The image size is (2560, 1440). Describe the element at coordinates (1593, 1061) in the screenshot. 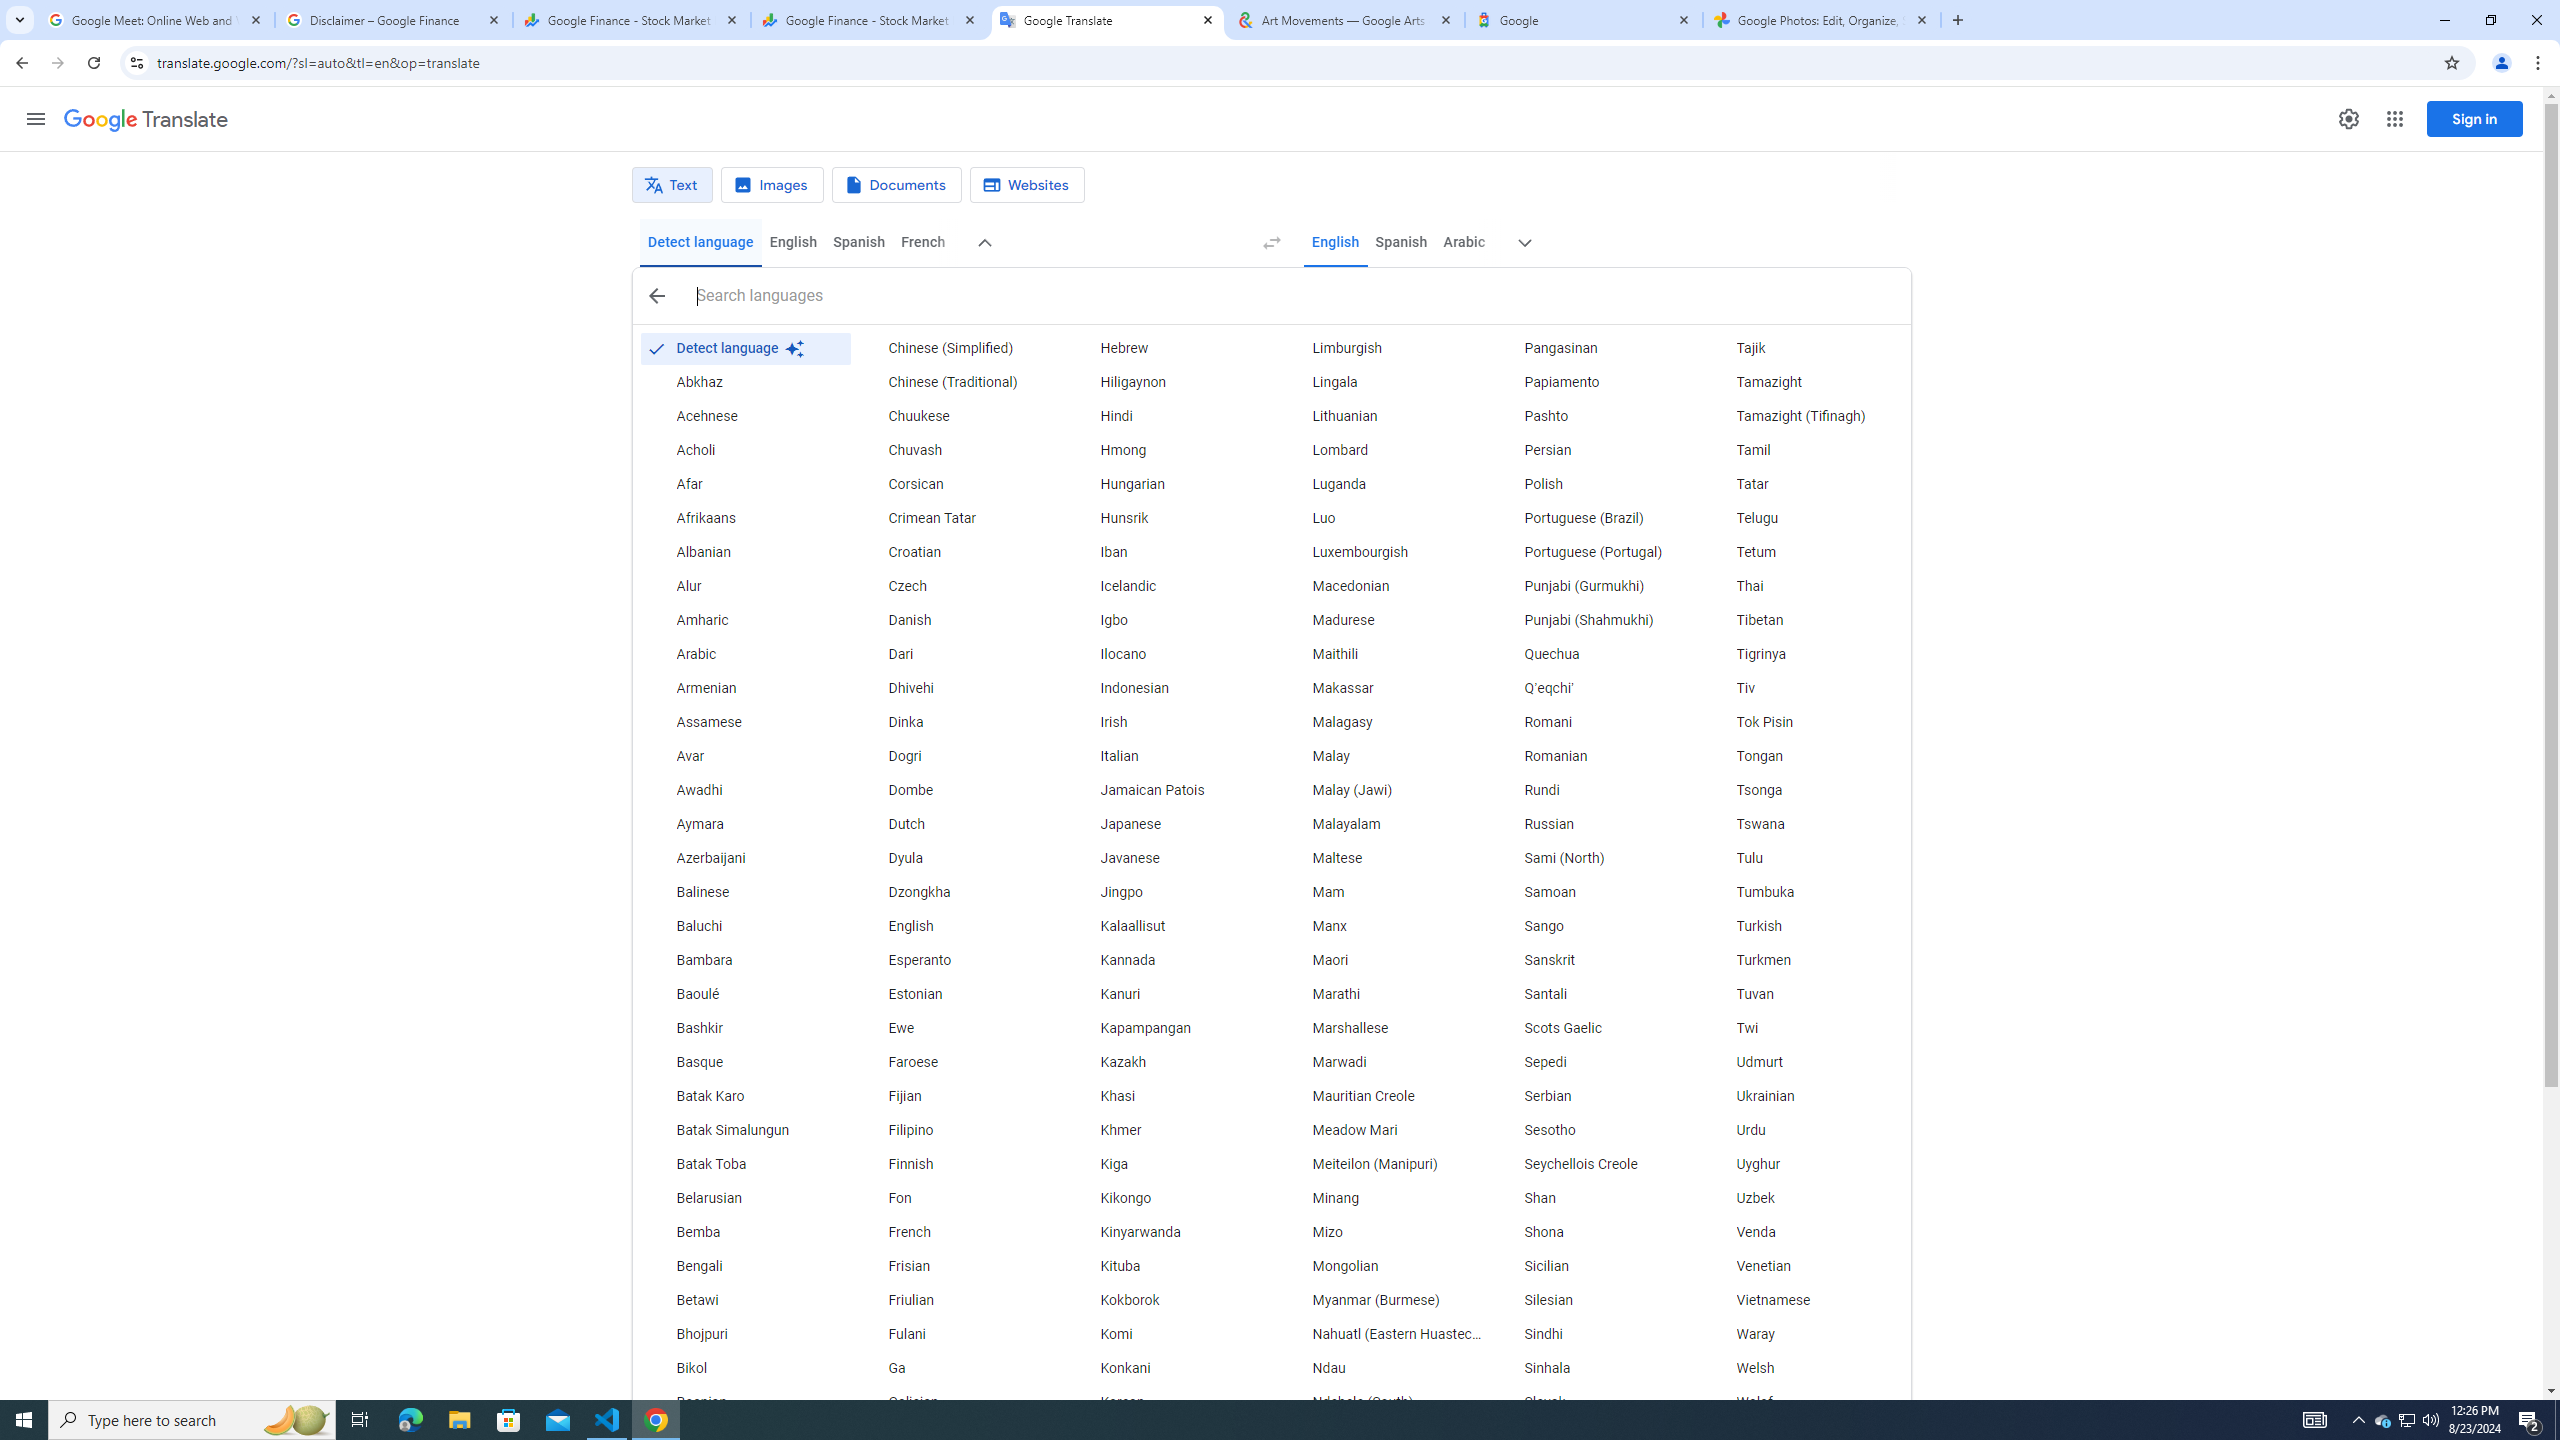

I see `'Sepedi'` at that location.